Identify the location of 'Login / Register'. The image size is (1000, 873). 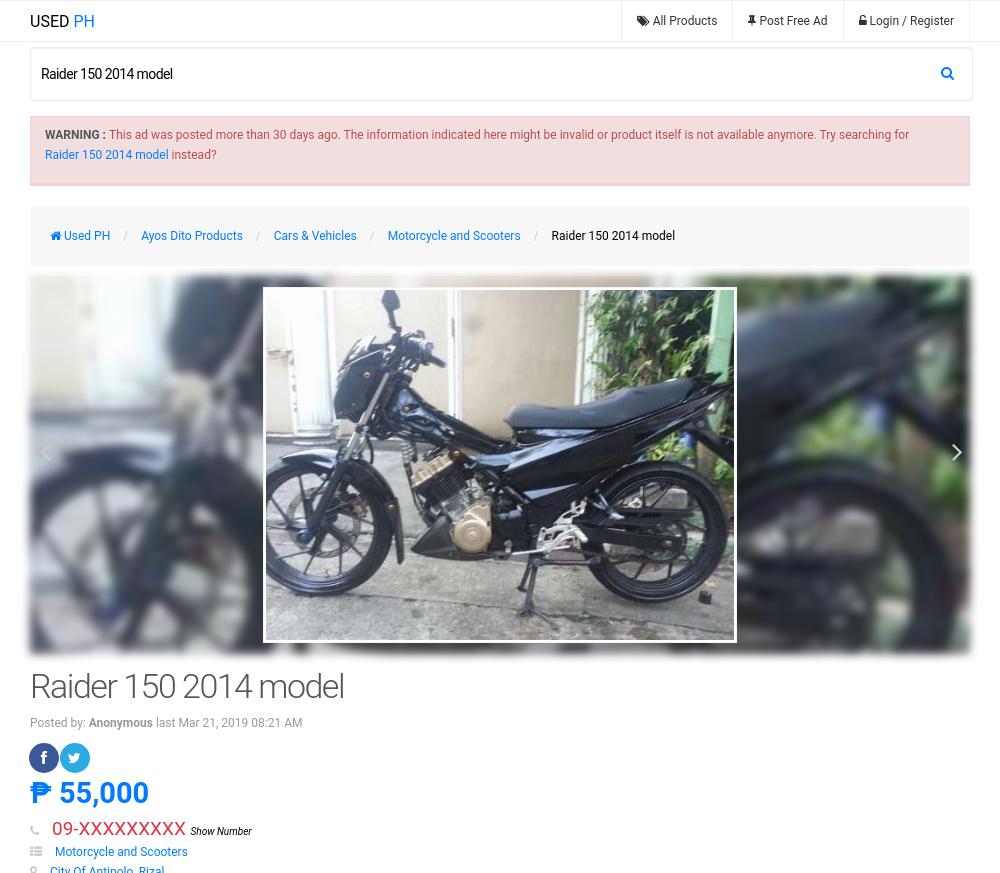
(911, 20).